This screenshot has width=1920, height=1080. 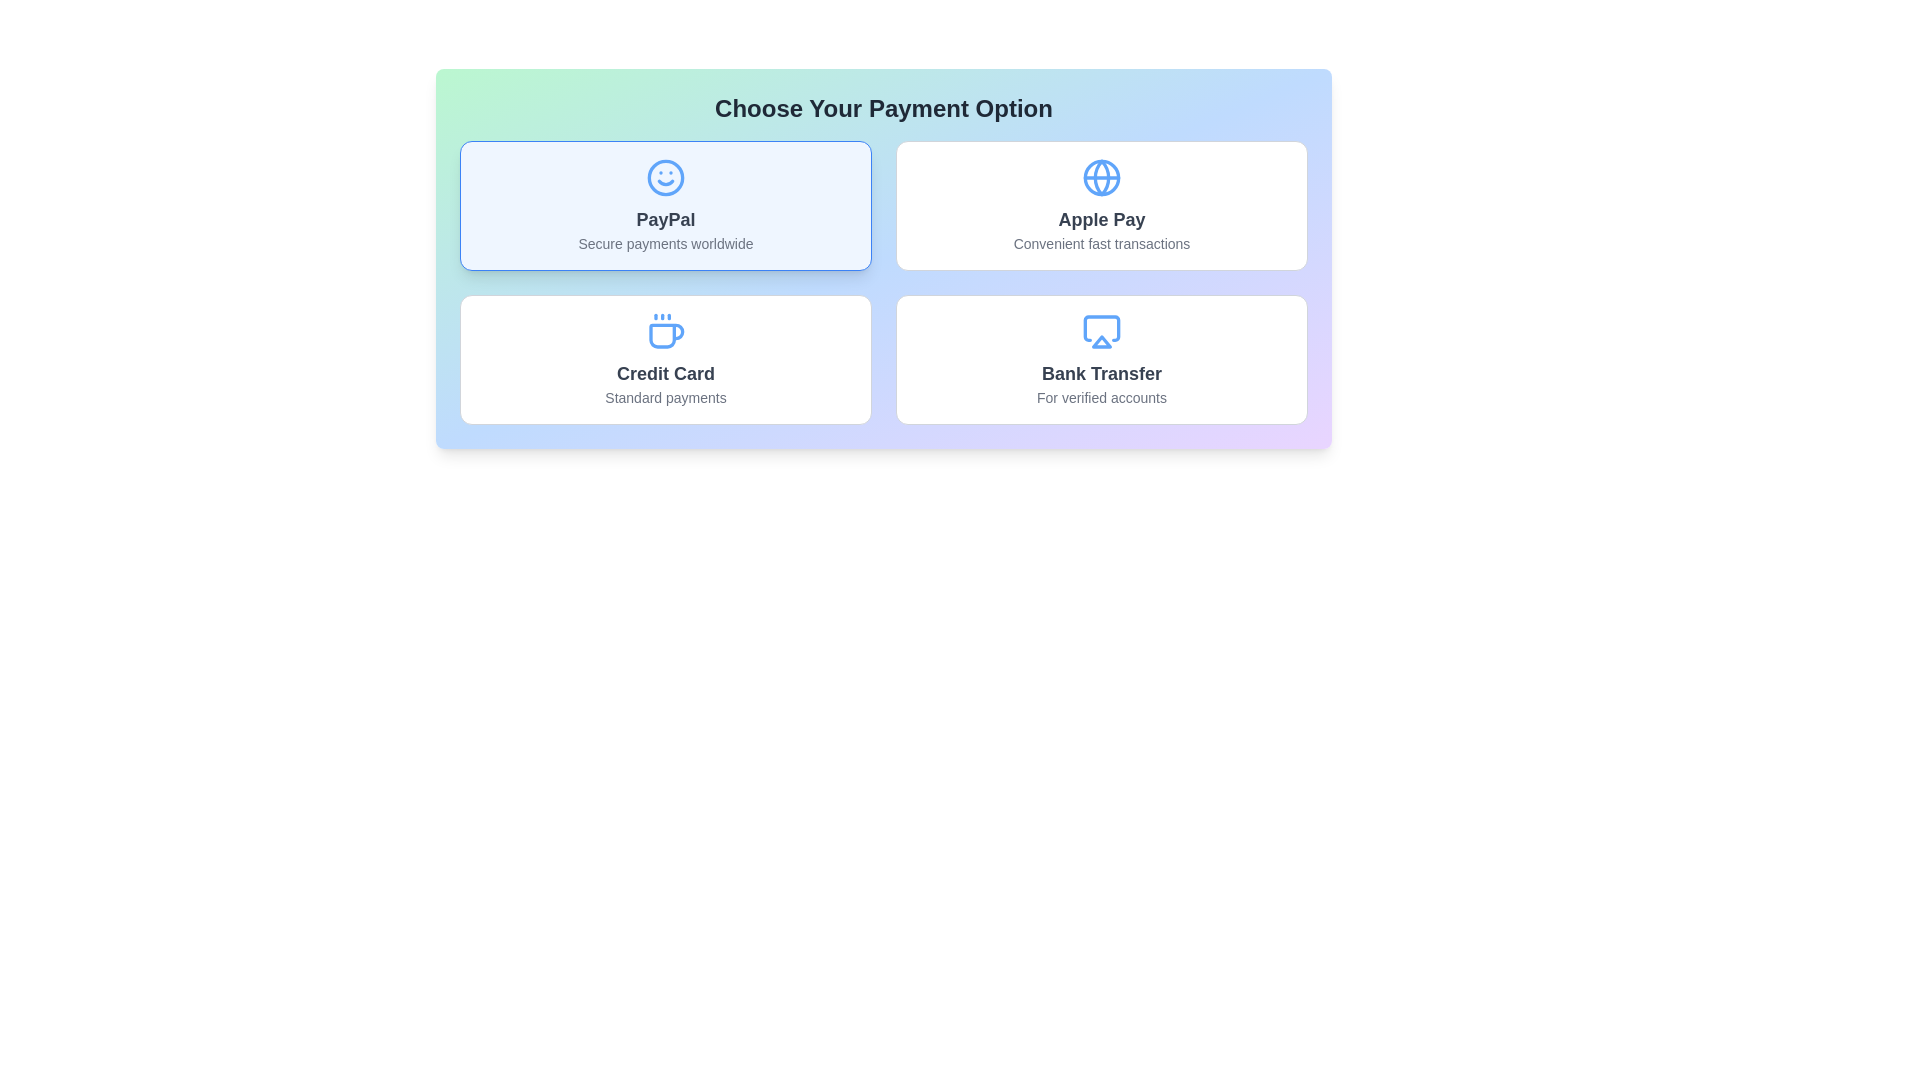 I want to click on the PayPal icon located in the top-left grid cell, which serves as a visual indicator for the PayPal payment method, so click(x=666, y=176).